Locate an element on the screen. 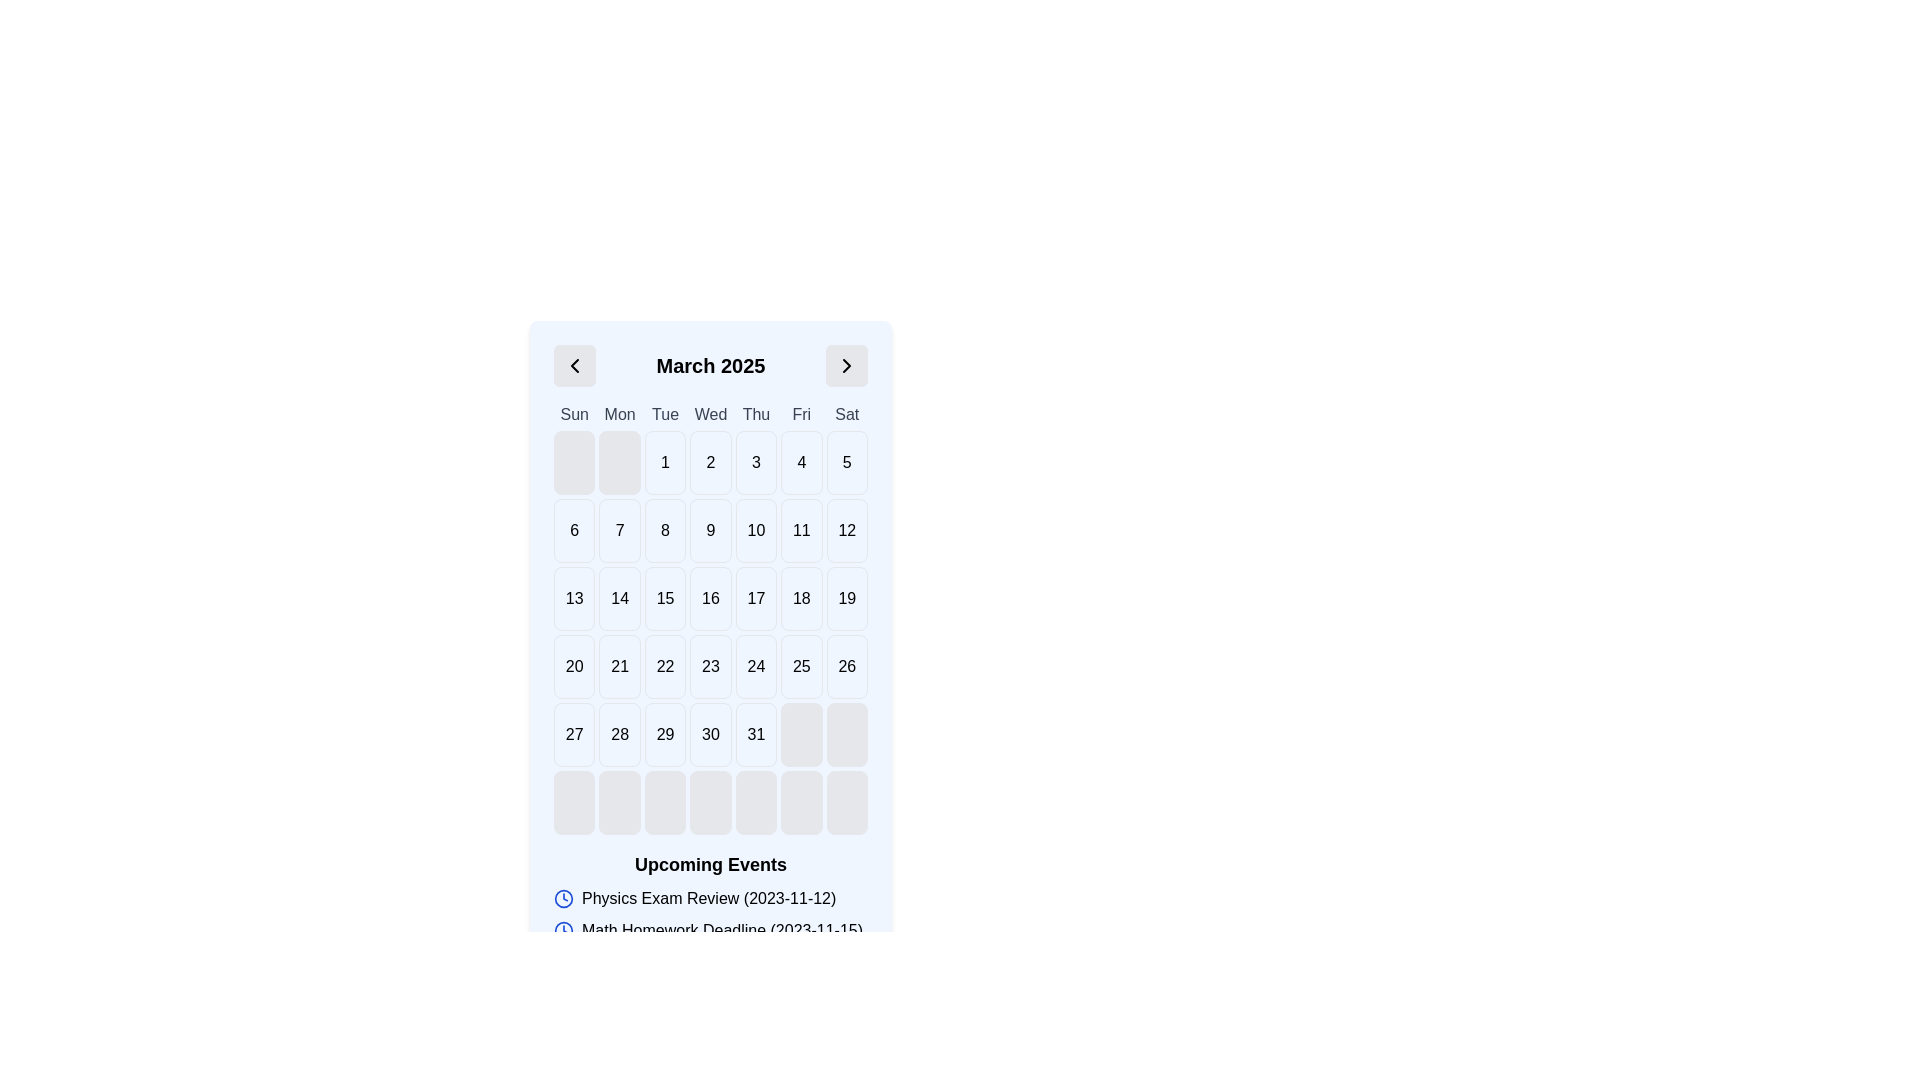  the calendar date cell displaying the number '16', located in the third row and fourth column of the calendar layout is located at coordinates (710, 597).